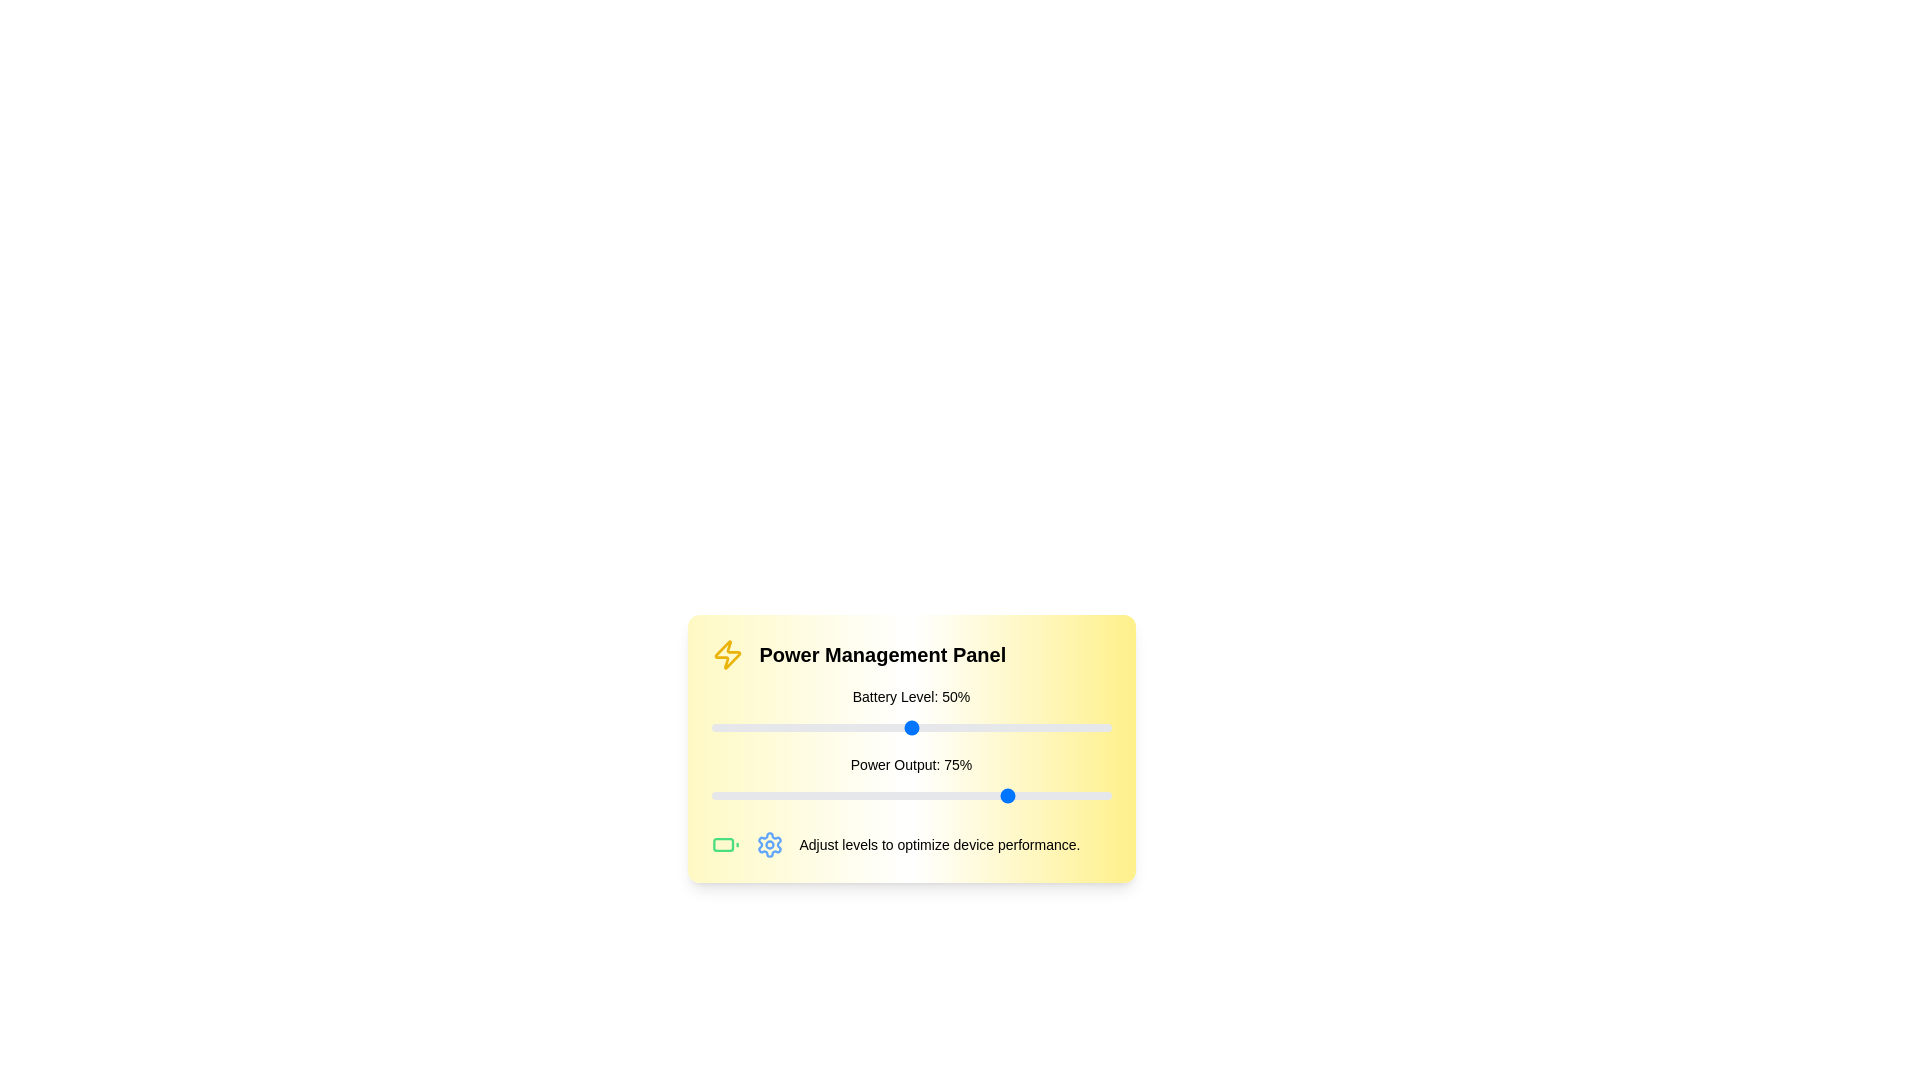 The height and width of the screenshot is (1080, 1920). What do you see at coordinates (1066, 794) in the screenshot?
I see `the 'Power Output' slider to 89%` at bounding box center [1066, 794].